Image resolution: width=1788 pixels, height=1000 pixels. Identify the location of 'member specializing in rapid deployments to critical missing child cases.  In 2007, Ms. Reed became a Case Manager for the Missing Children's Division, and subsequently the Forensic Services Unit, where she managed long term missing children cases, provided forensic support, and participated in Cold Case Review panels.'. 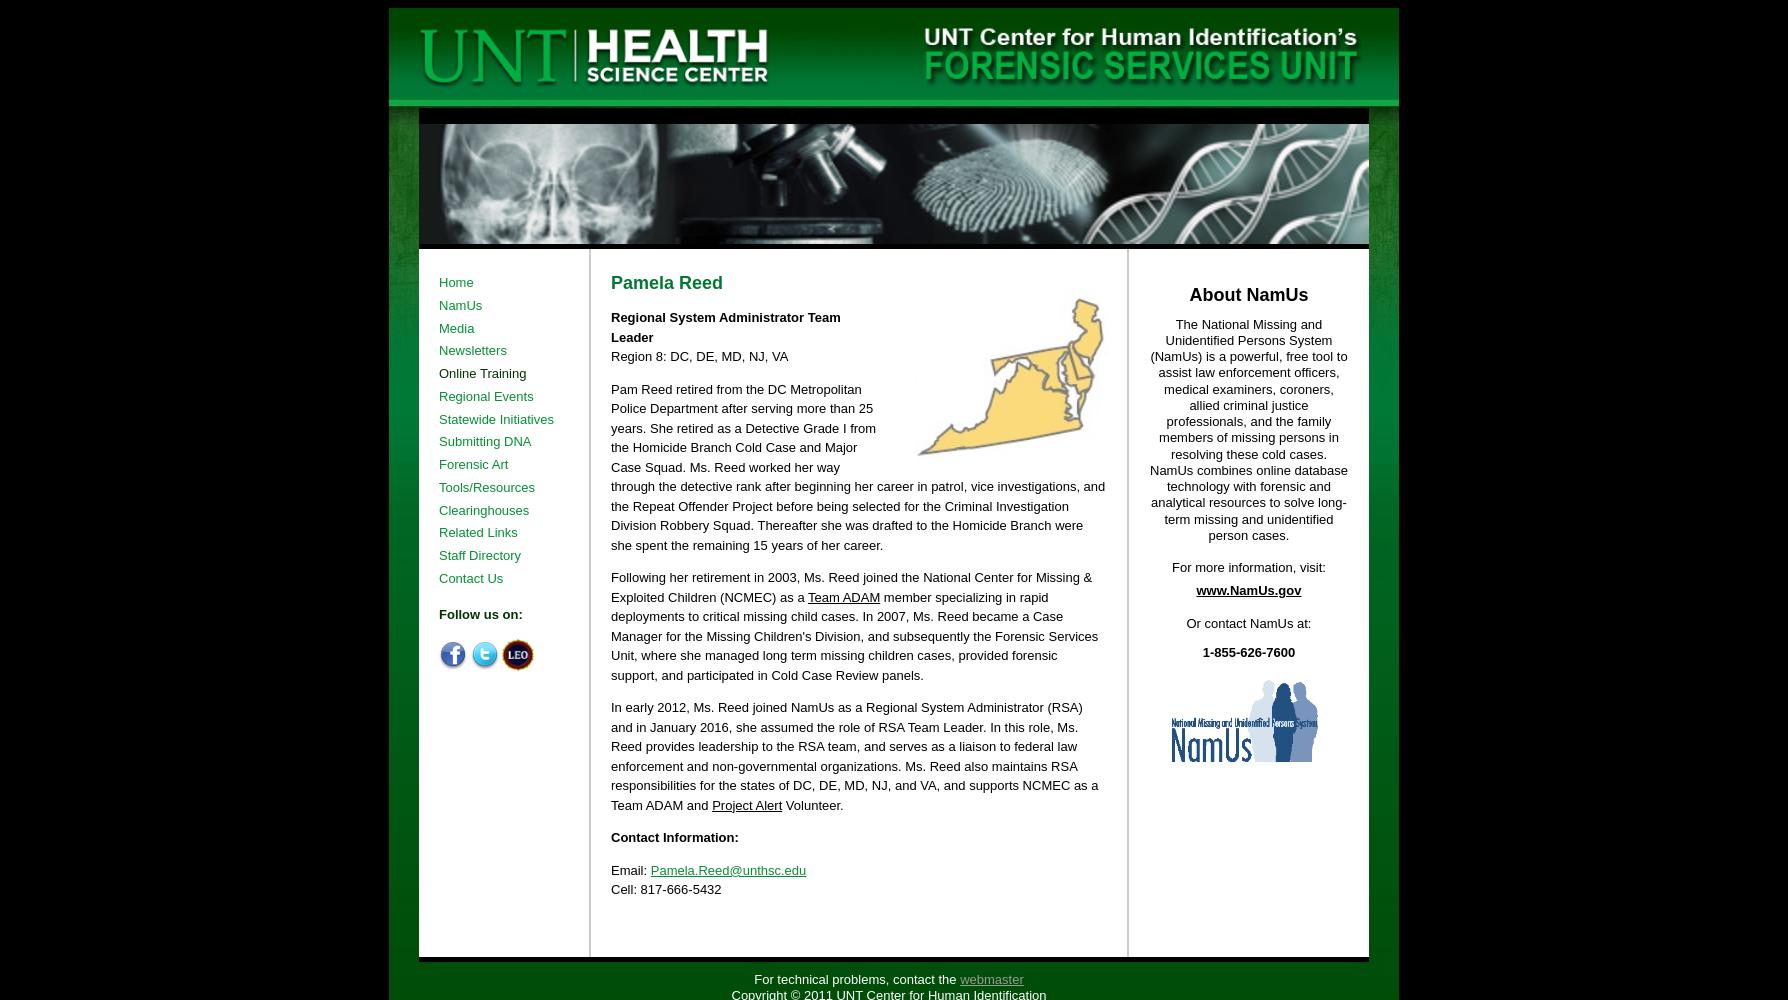
(853, 635).